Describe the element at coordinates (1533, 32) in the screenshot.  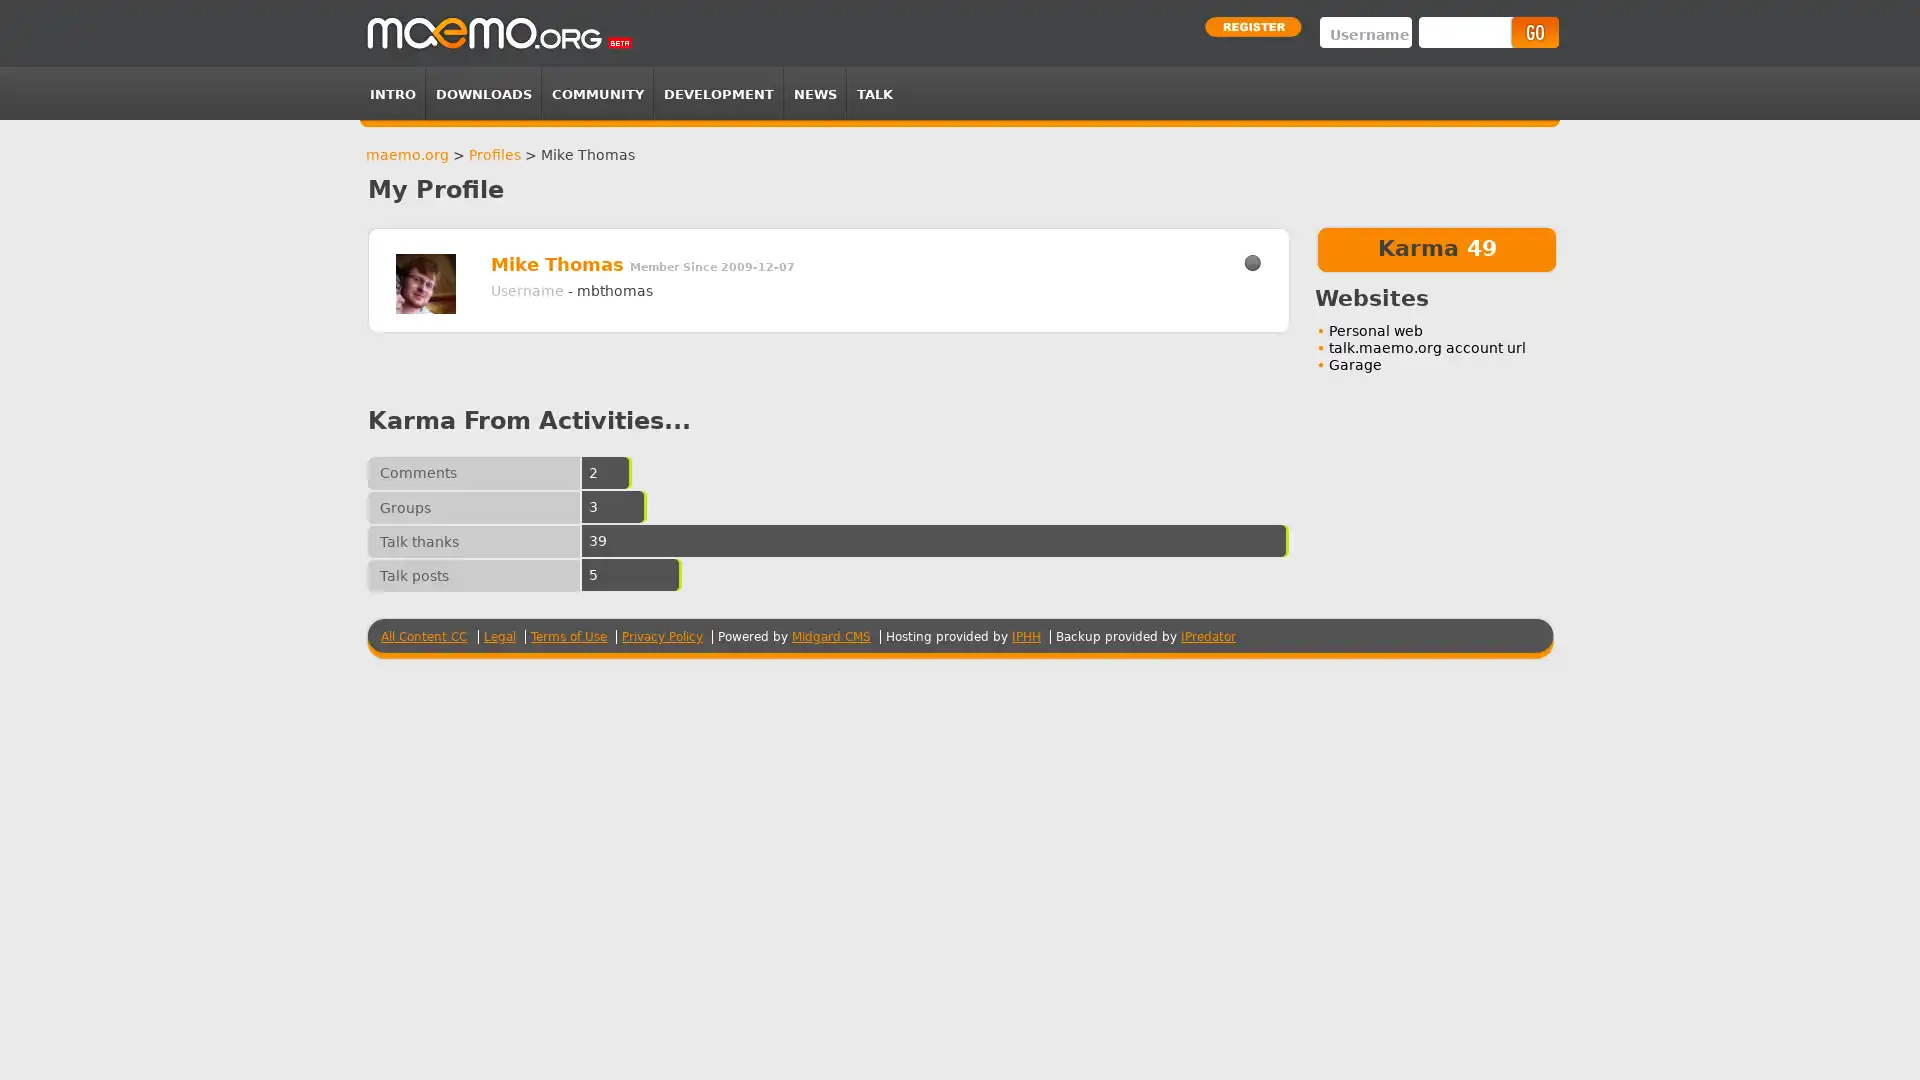
I see `Login` at that location.